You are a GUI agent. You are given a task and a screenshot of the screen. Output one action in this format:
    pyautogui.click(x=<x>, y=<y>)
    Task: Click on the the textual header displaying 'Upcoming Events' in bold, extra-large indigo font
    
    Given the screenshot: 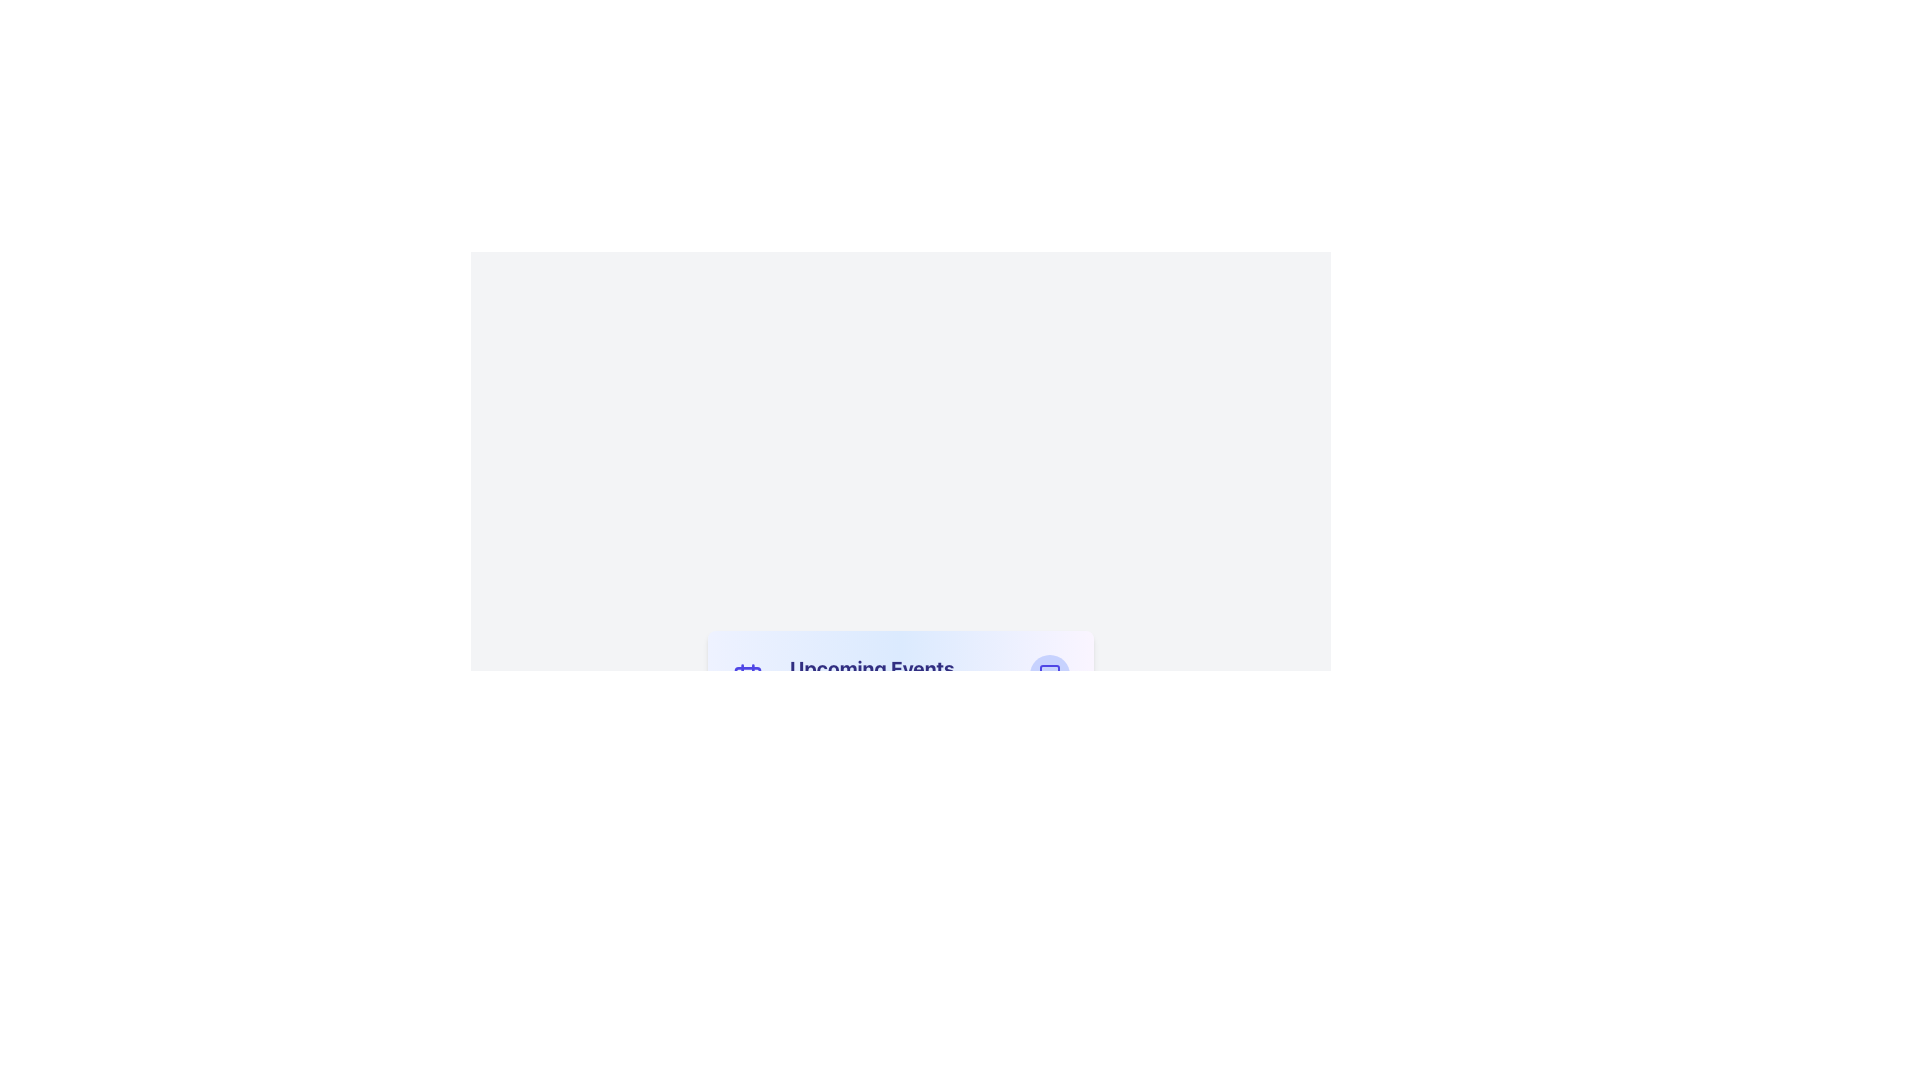 What is the action you would take?
    pyautogui.click(x=872, y=668)
    